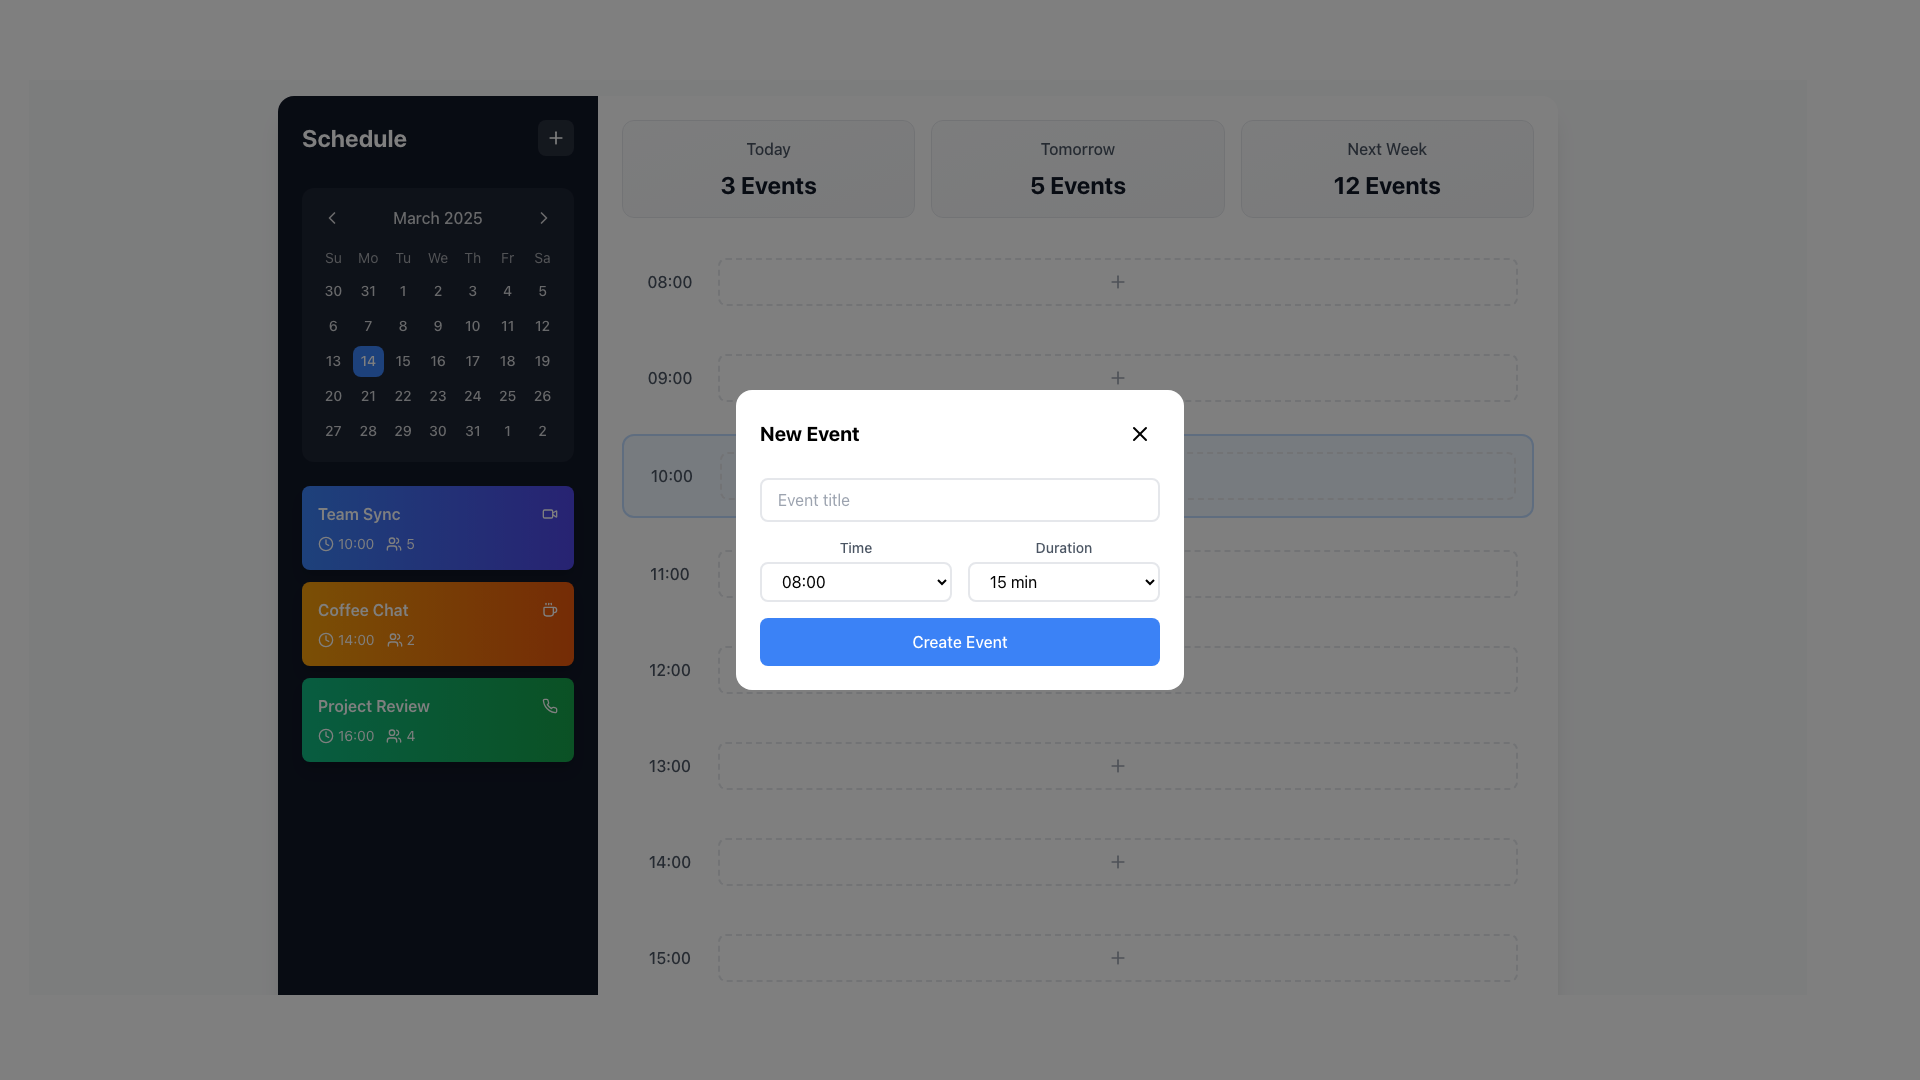 This screenshot has width=1920, height=1080. I want to click on the 'Team Sync' interactive event card located, so click(436, 527).